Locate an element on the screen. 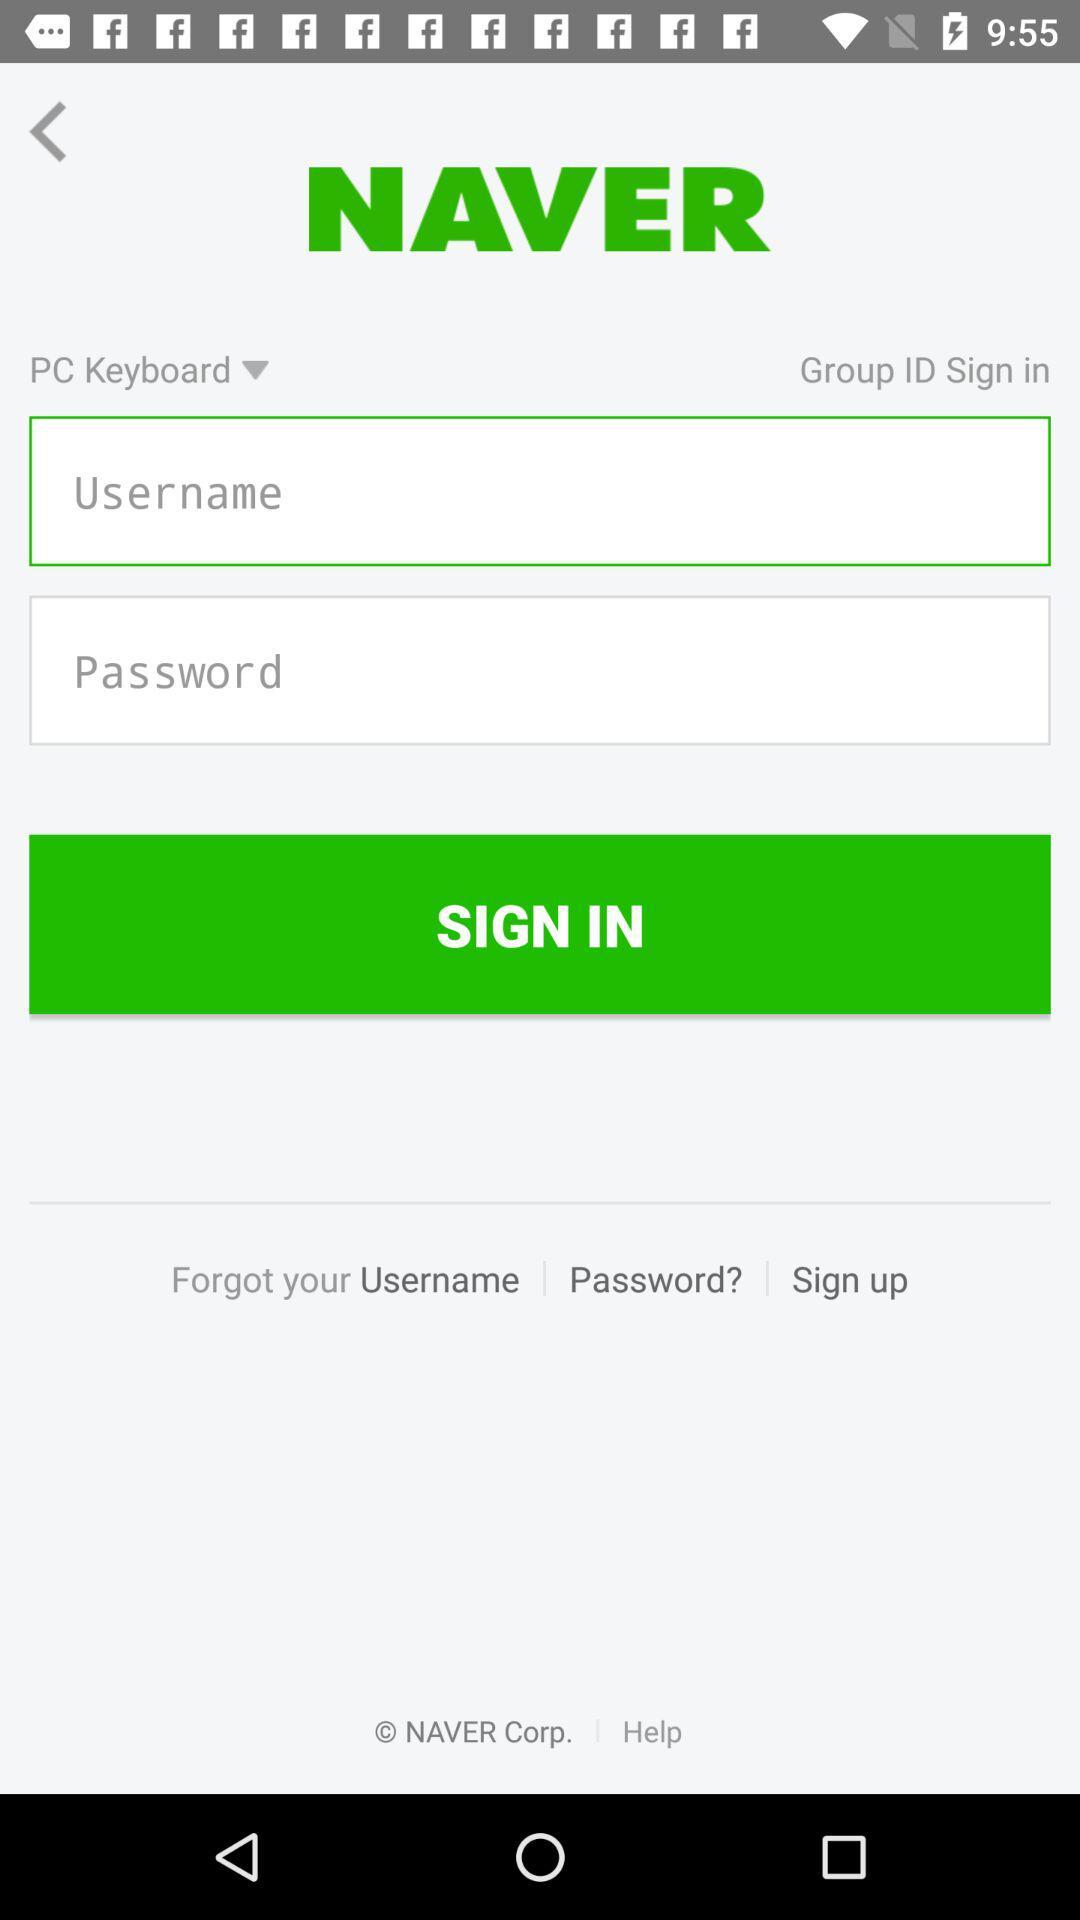  password input is located at coordinates (540, 670).